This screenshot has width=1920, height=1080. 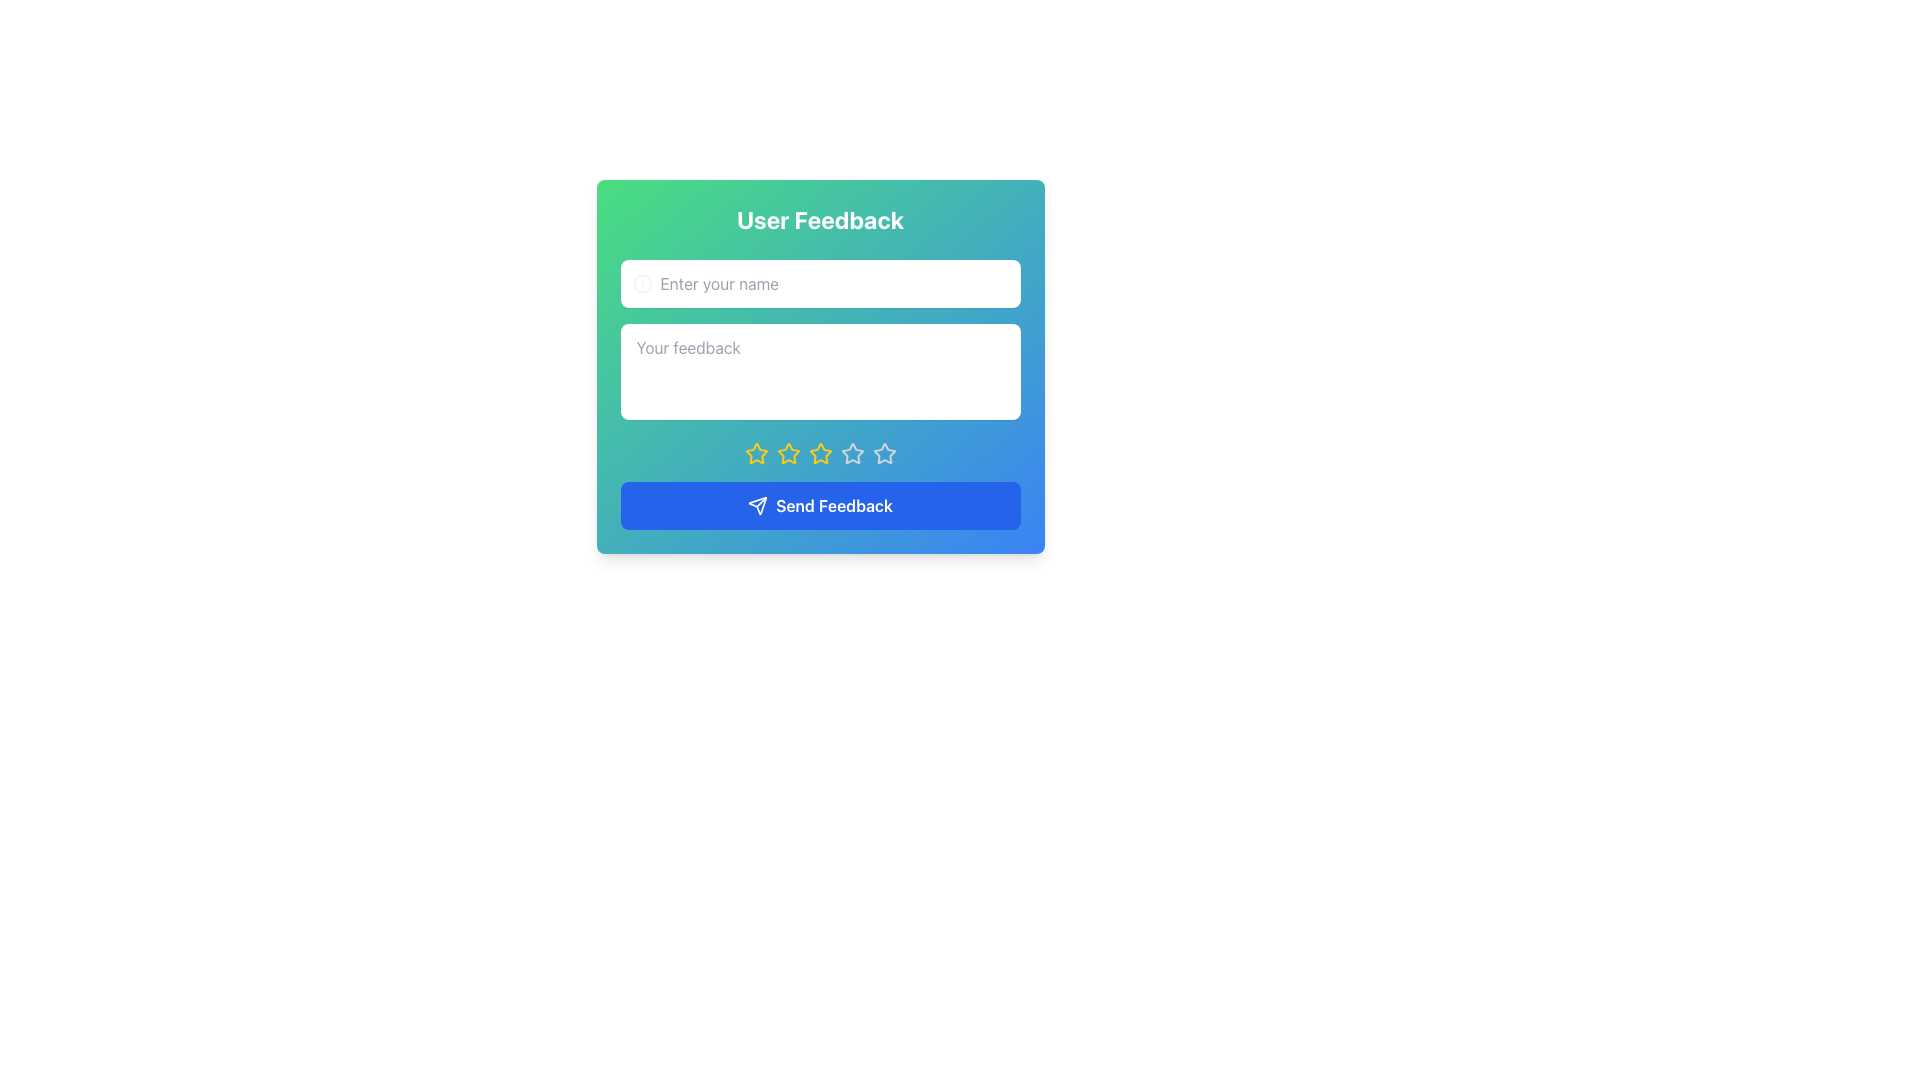 I want to click on the third star icon in the rating system, so click(x=852, y=453).